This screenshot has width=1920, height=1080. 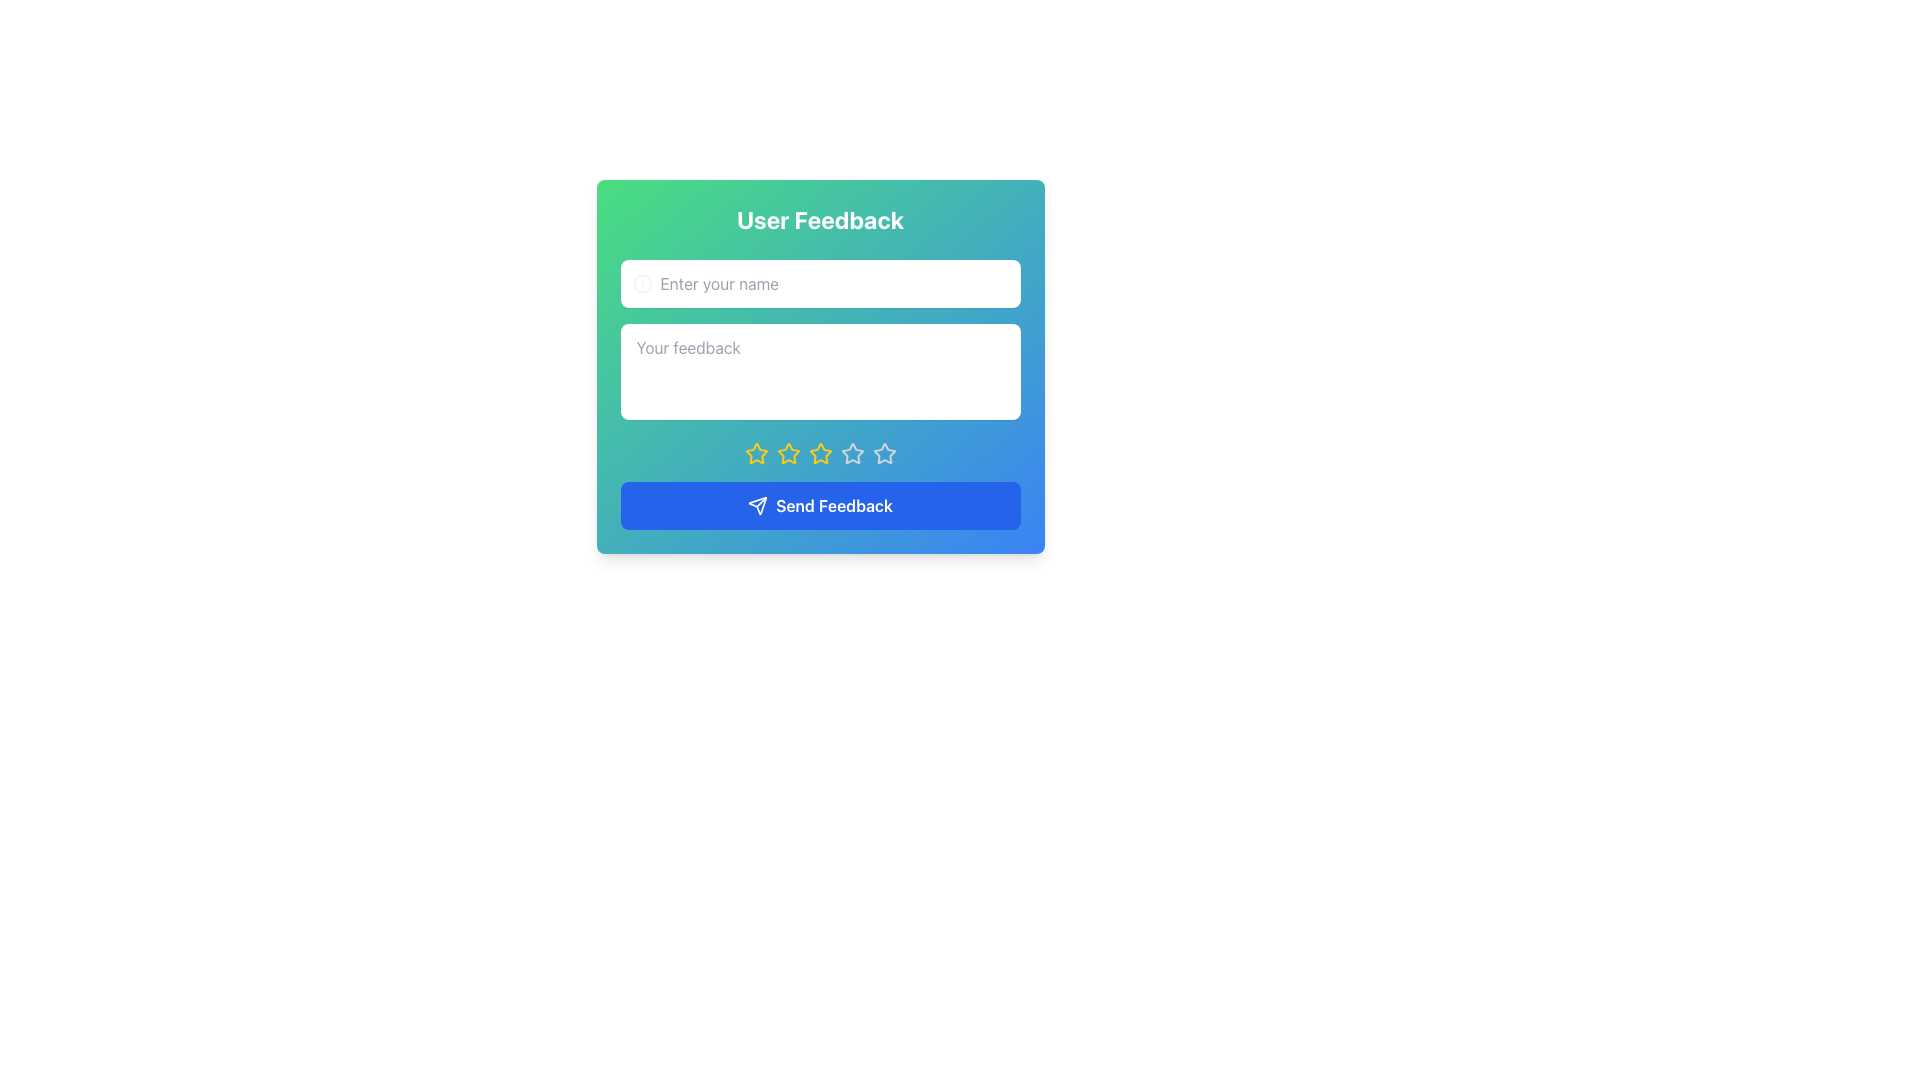 I want to click on the third star icon in the rating system, so click(x=852, y=453).